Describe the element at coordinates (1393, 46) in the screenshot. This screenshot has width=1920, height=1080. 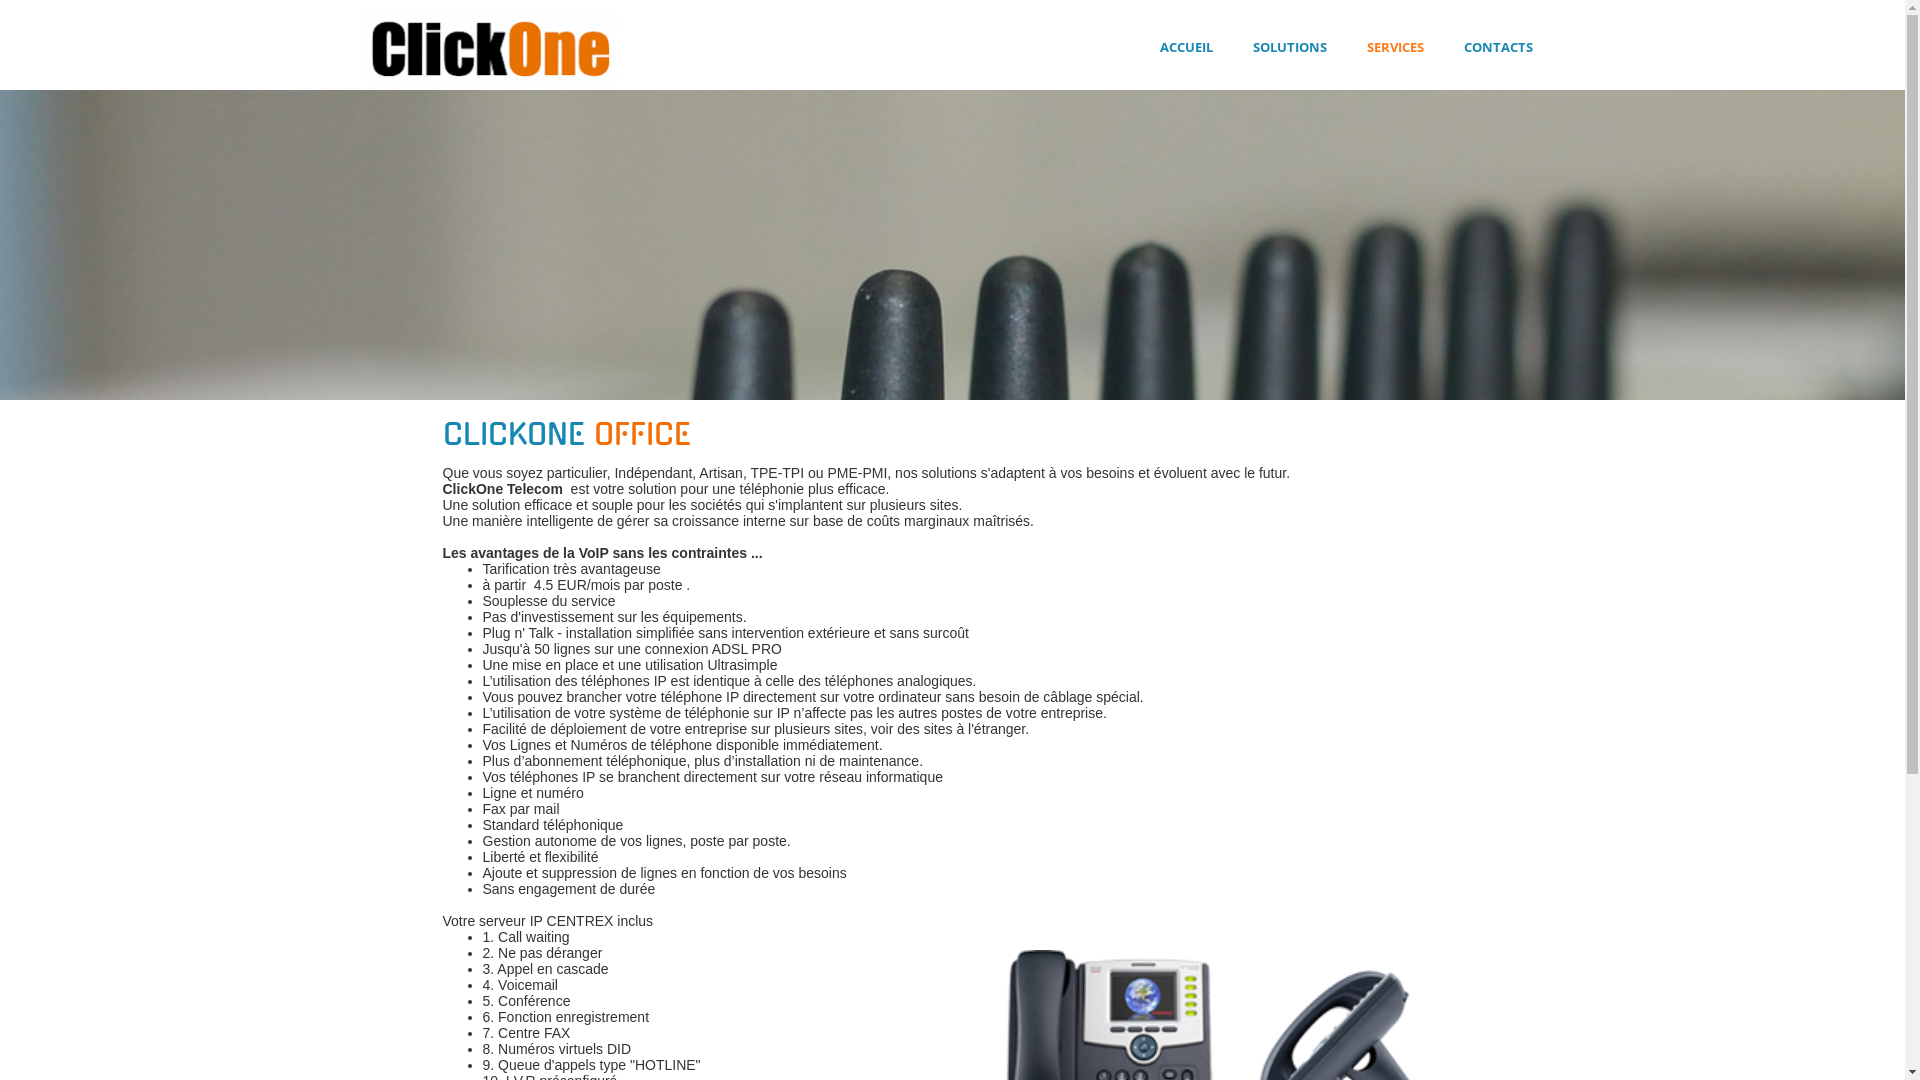
I see `'SERVICES'` at that location.